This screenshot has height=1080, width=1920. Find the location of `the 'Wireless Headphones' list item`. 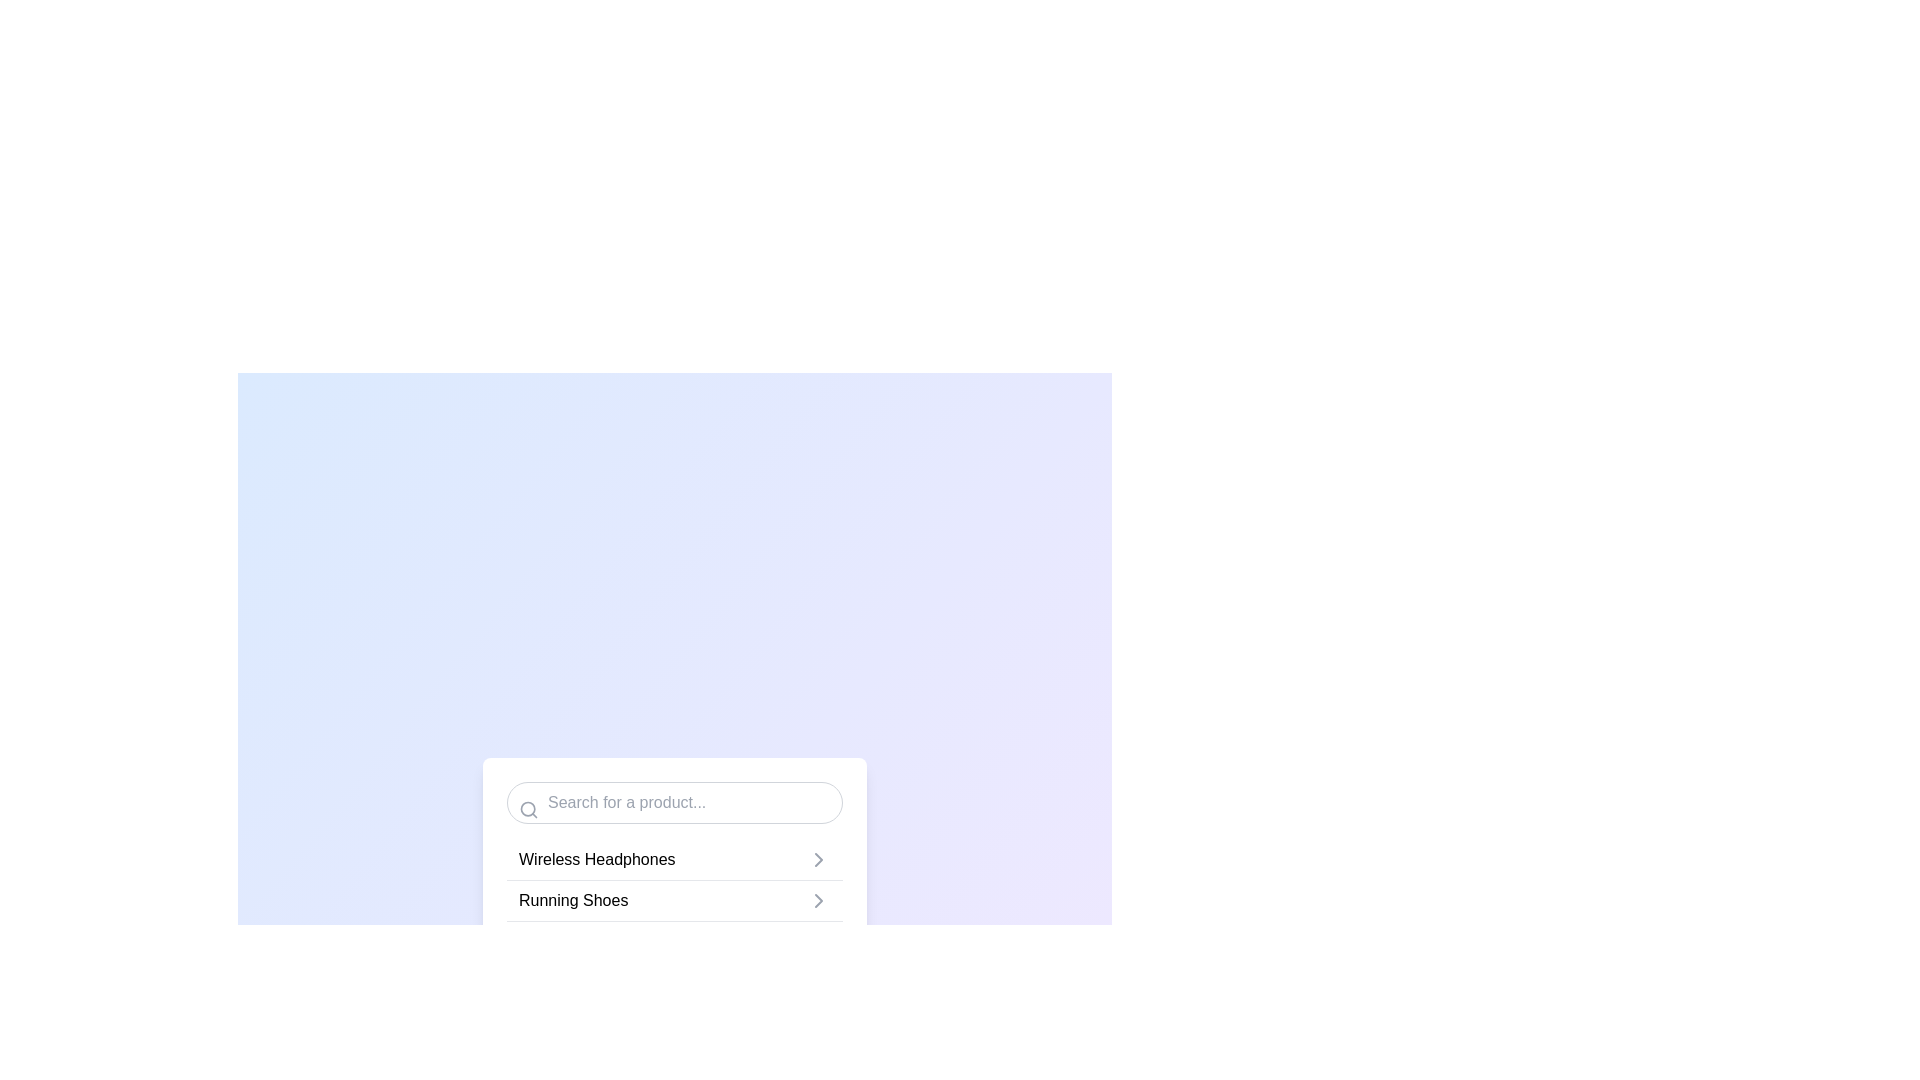

the 'Wireless Headphones' list item is located at coordinates (675, 859).